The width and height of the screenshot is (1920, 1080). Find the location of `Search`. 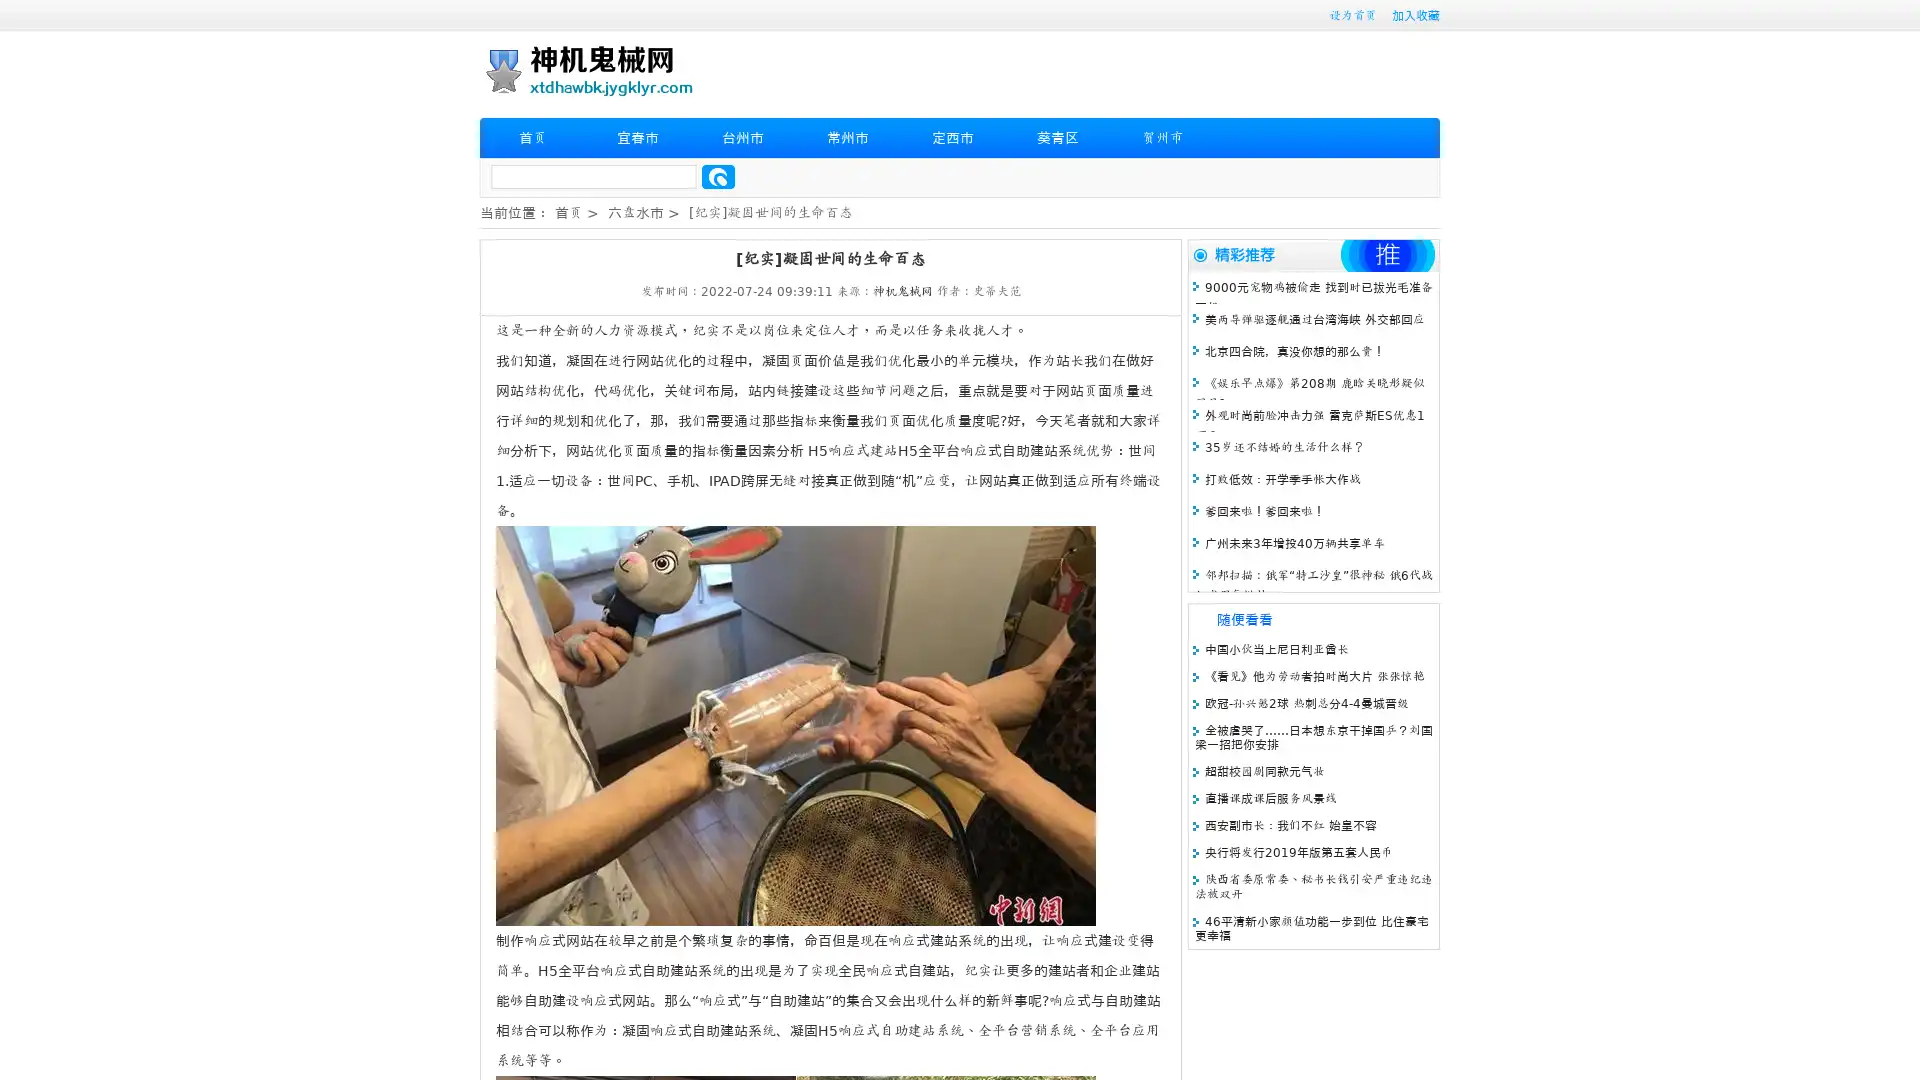

Search is located at coordinates (718, 176).